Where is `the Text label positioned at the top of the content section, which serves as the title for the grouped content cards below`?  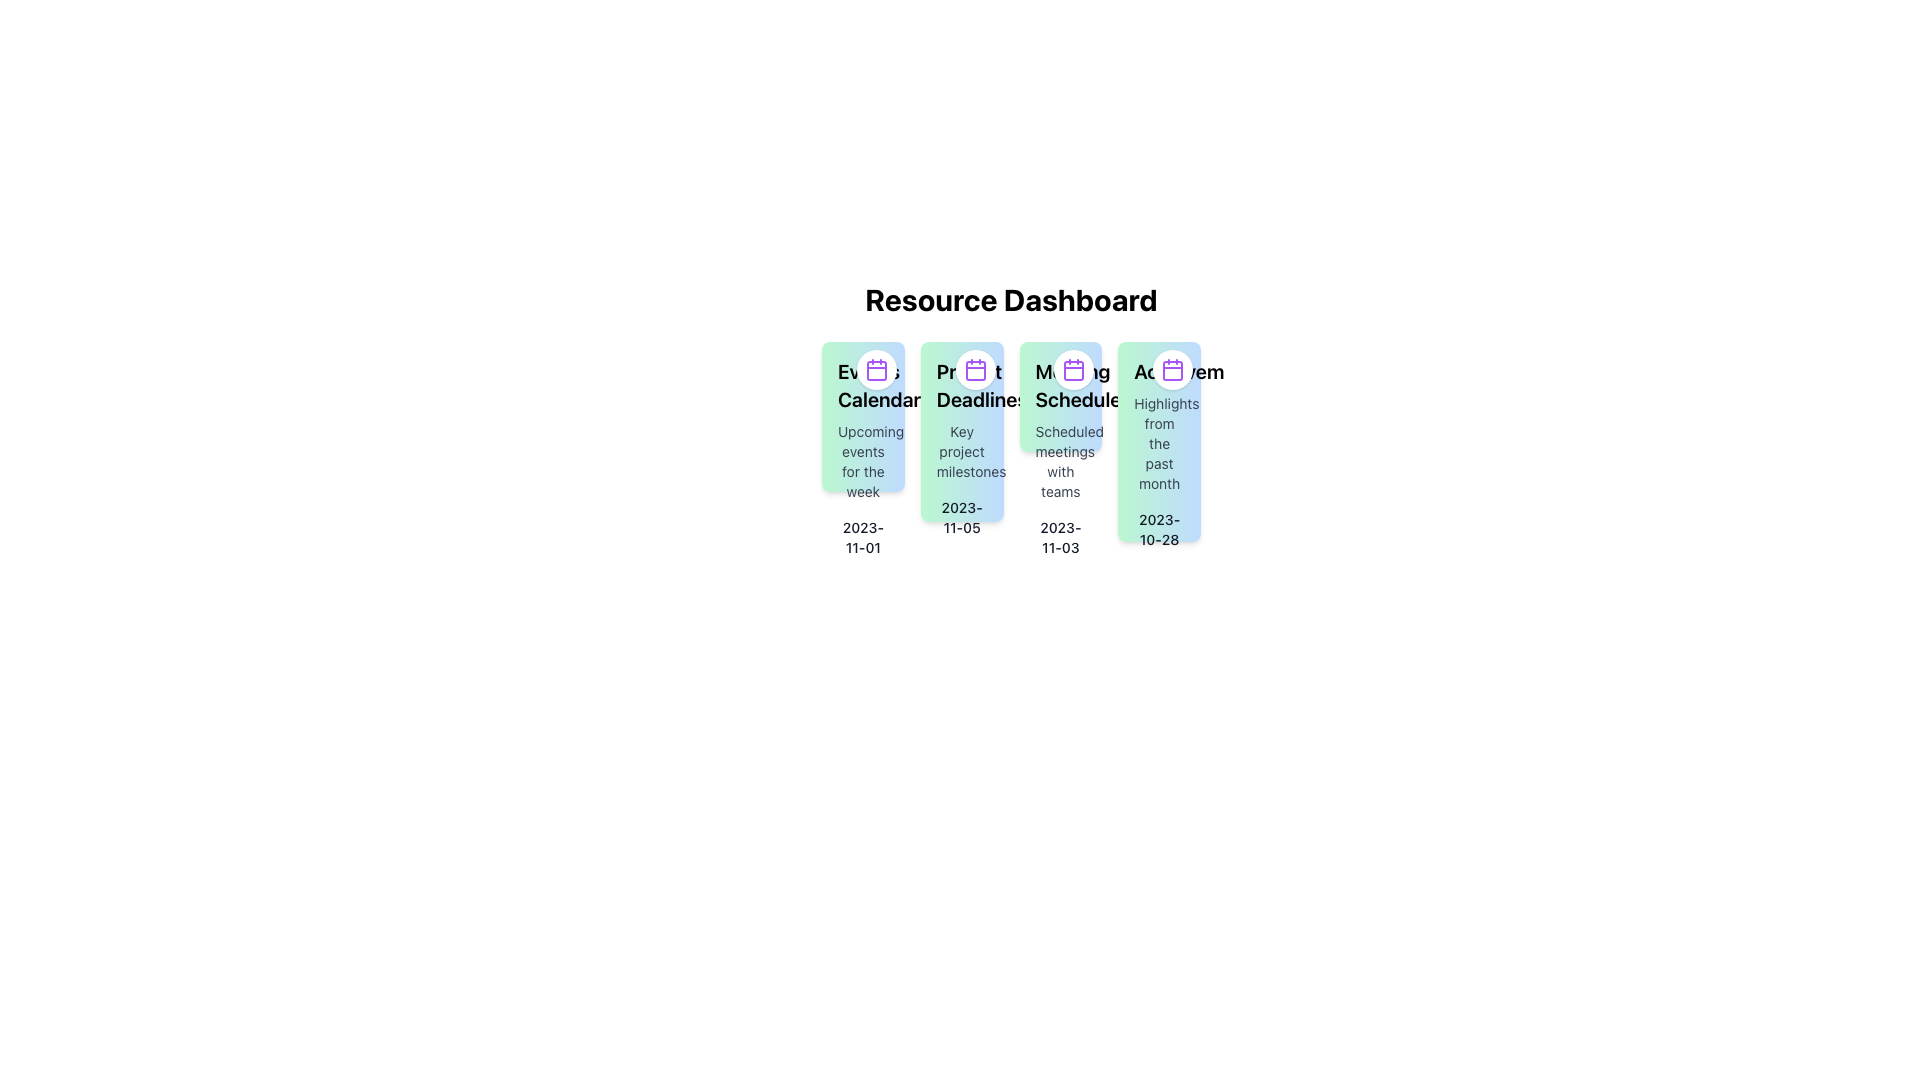
the Text label positioned at the top of the content section, which serves as the title for the grouped content cards below is located at coordinates (1011, 300).